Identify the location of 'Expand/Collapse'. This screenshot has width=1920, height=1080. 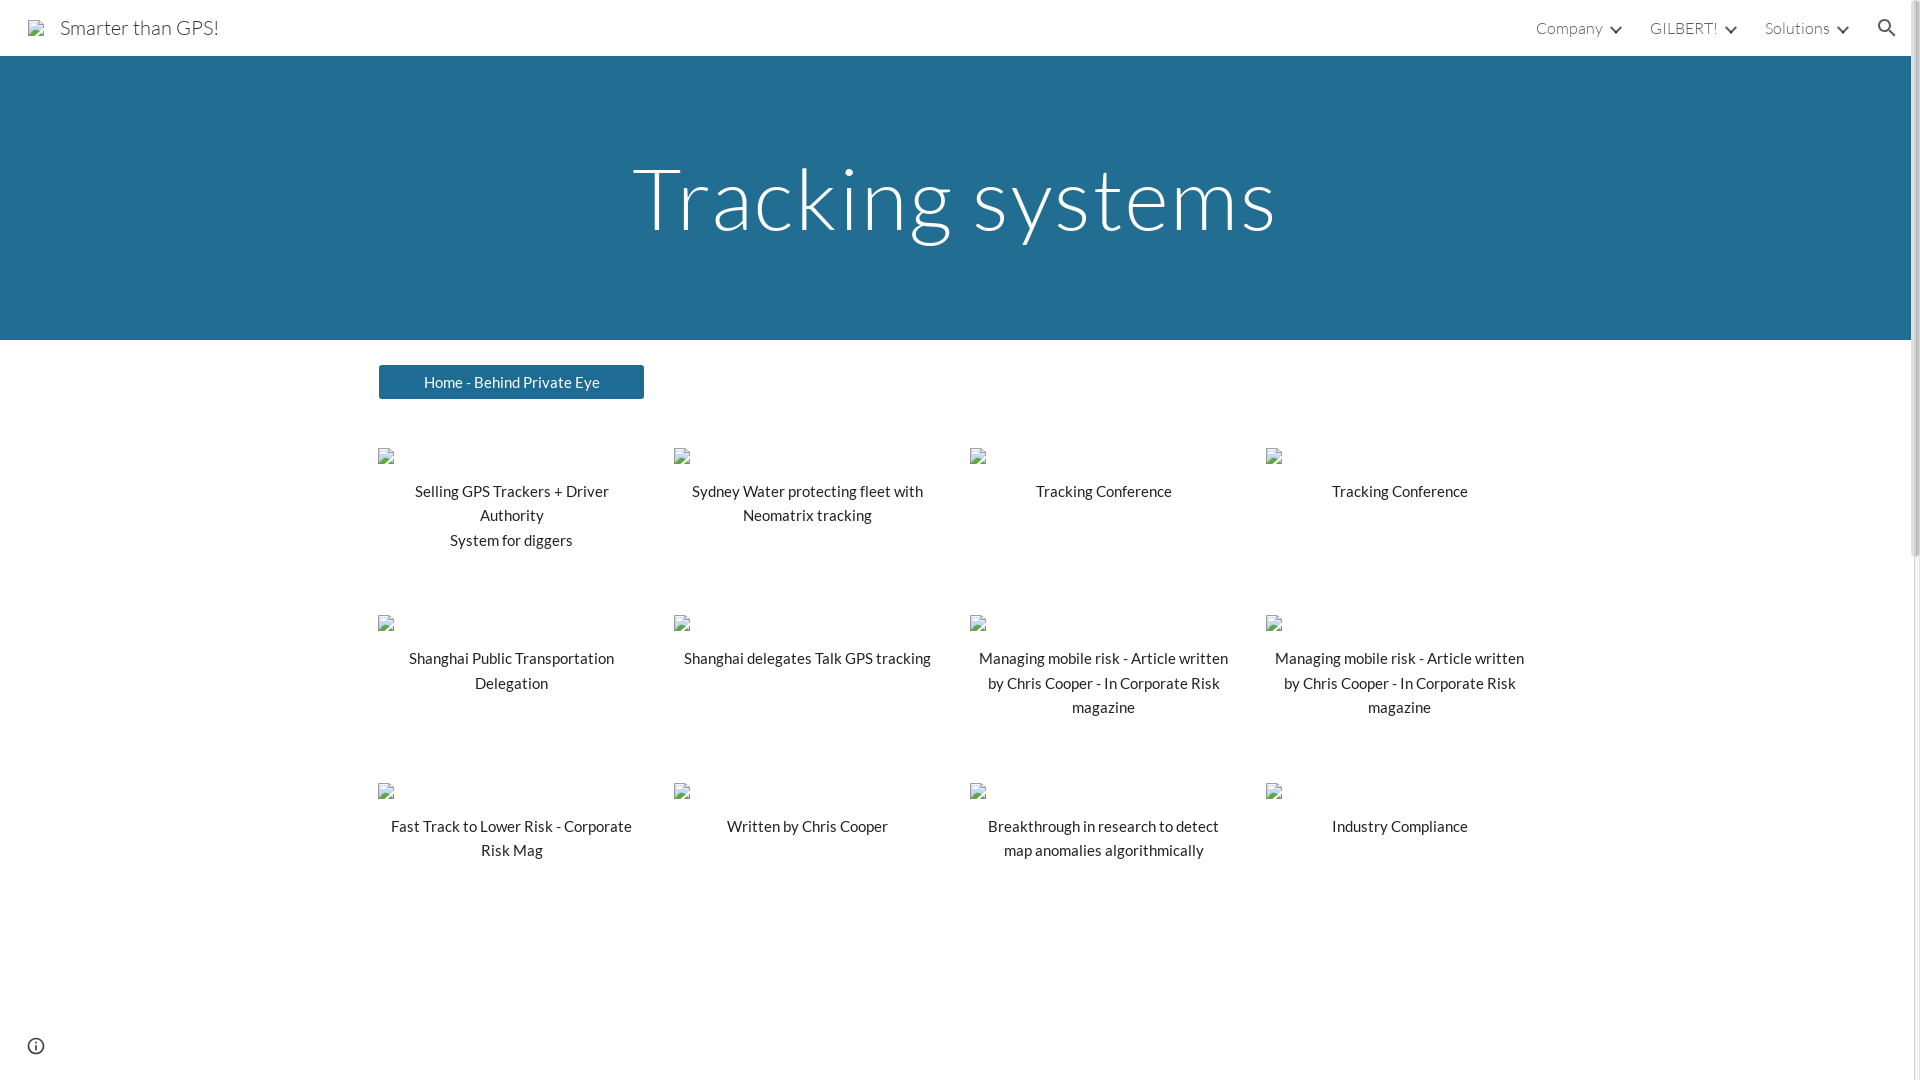
(1728, 27).